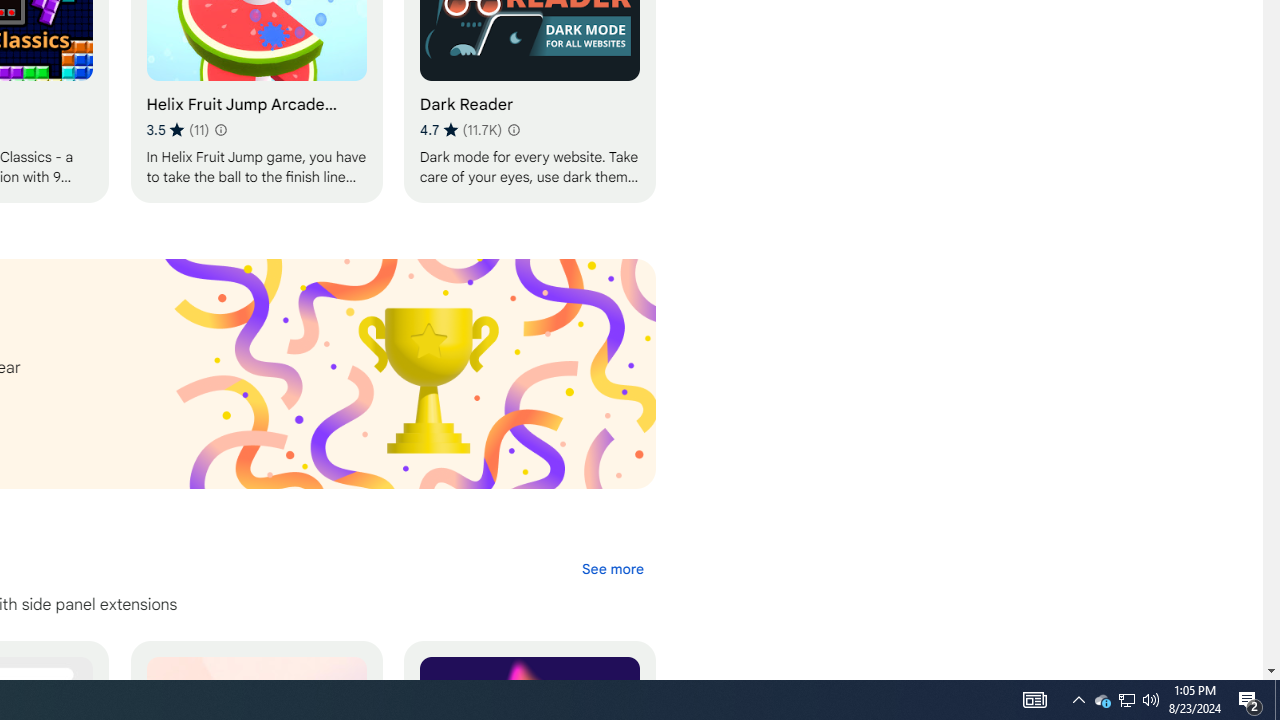  Describe the element at coordinates (177, 129) in the screenshot. I see `'Average rating 3.5 out of 5 stars. 11 ratings.'` at that location.